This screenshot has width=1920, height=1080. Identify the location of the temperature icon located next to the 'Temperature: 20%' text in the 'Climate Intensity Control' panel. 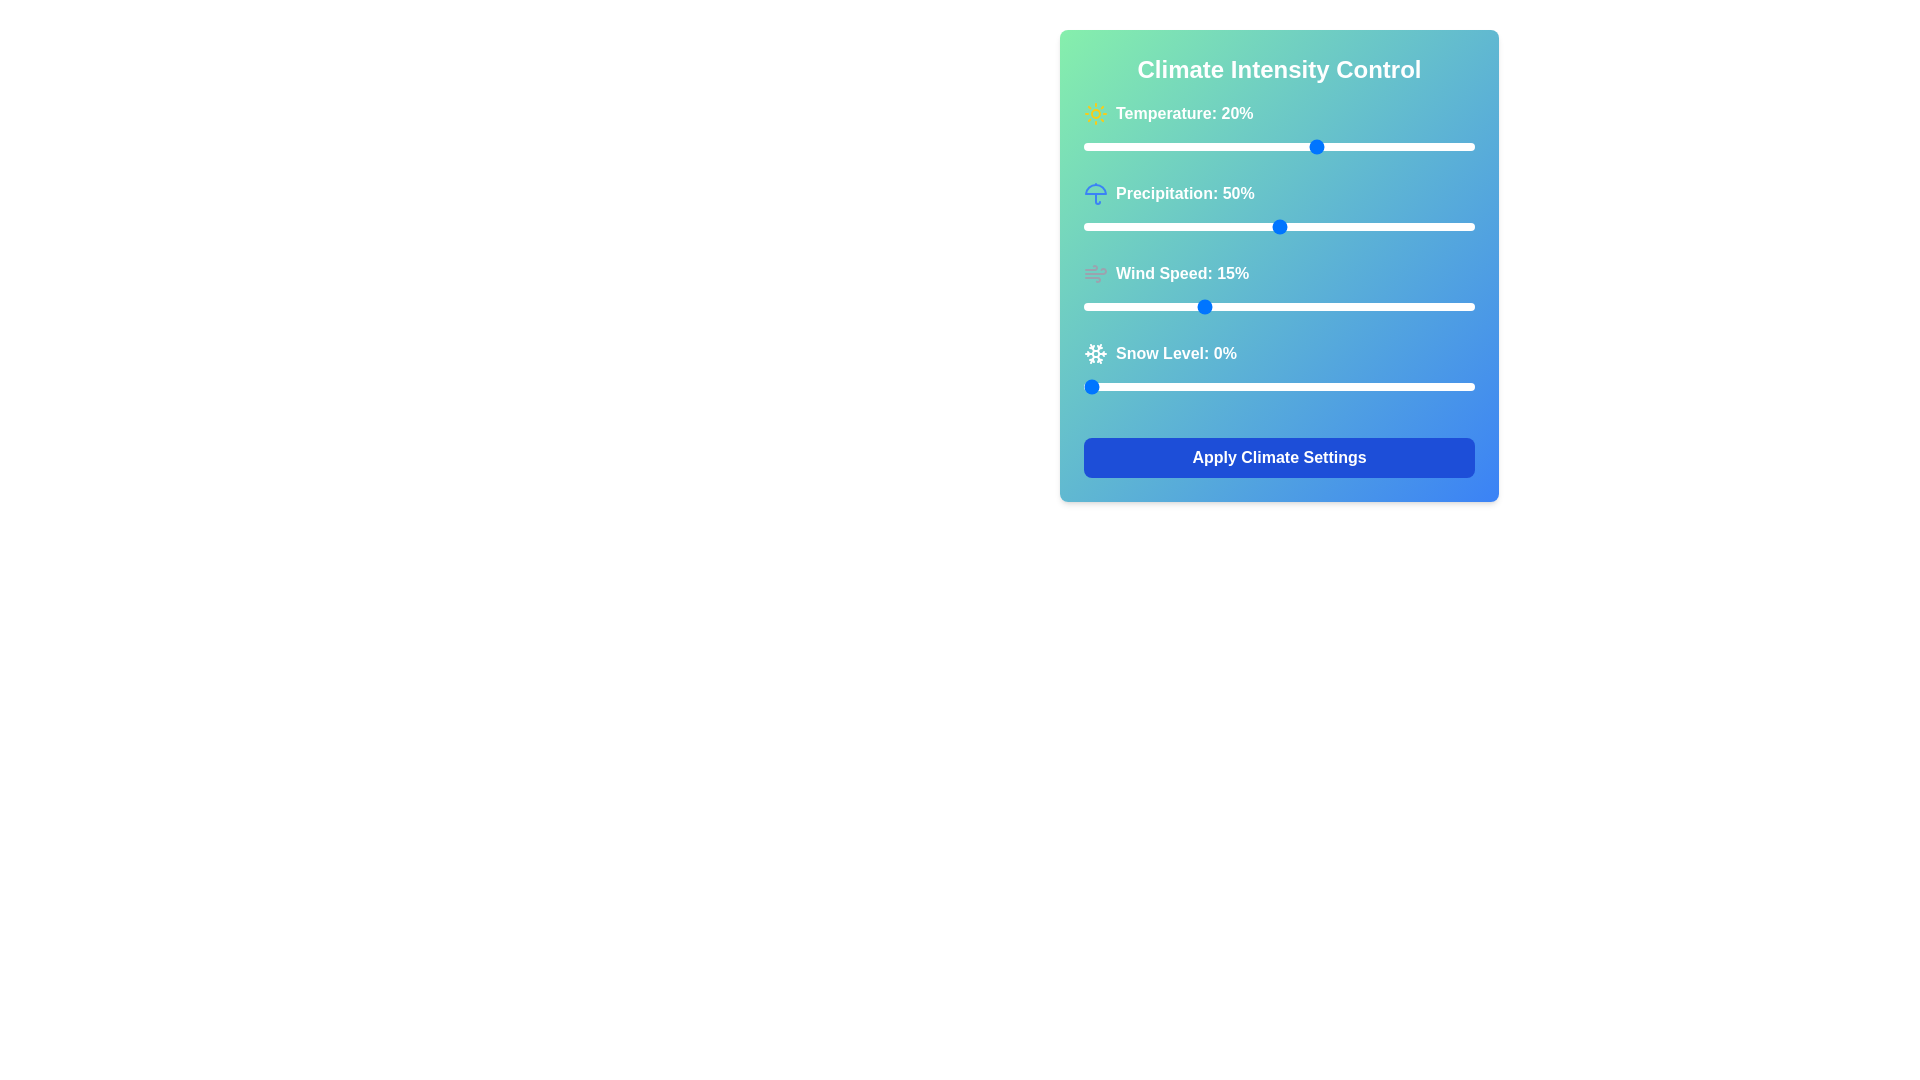
(1094, 114).